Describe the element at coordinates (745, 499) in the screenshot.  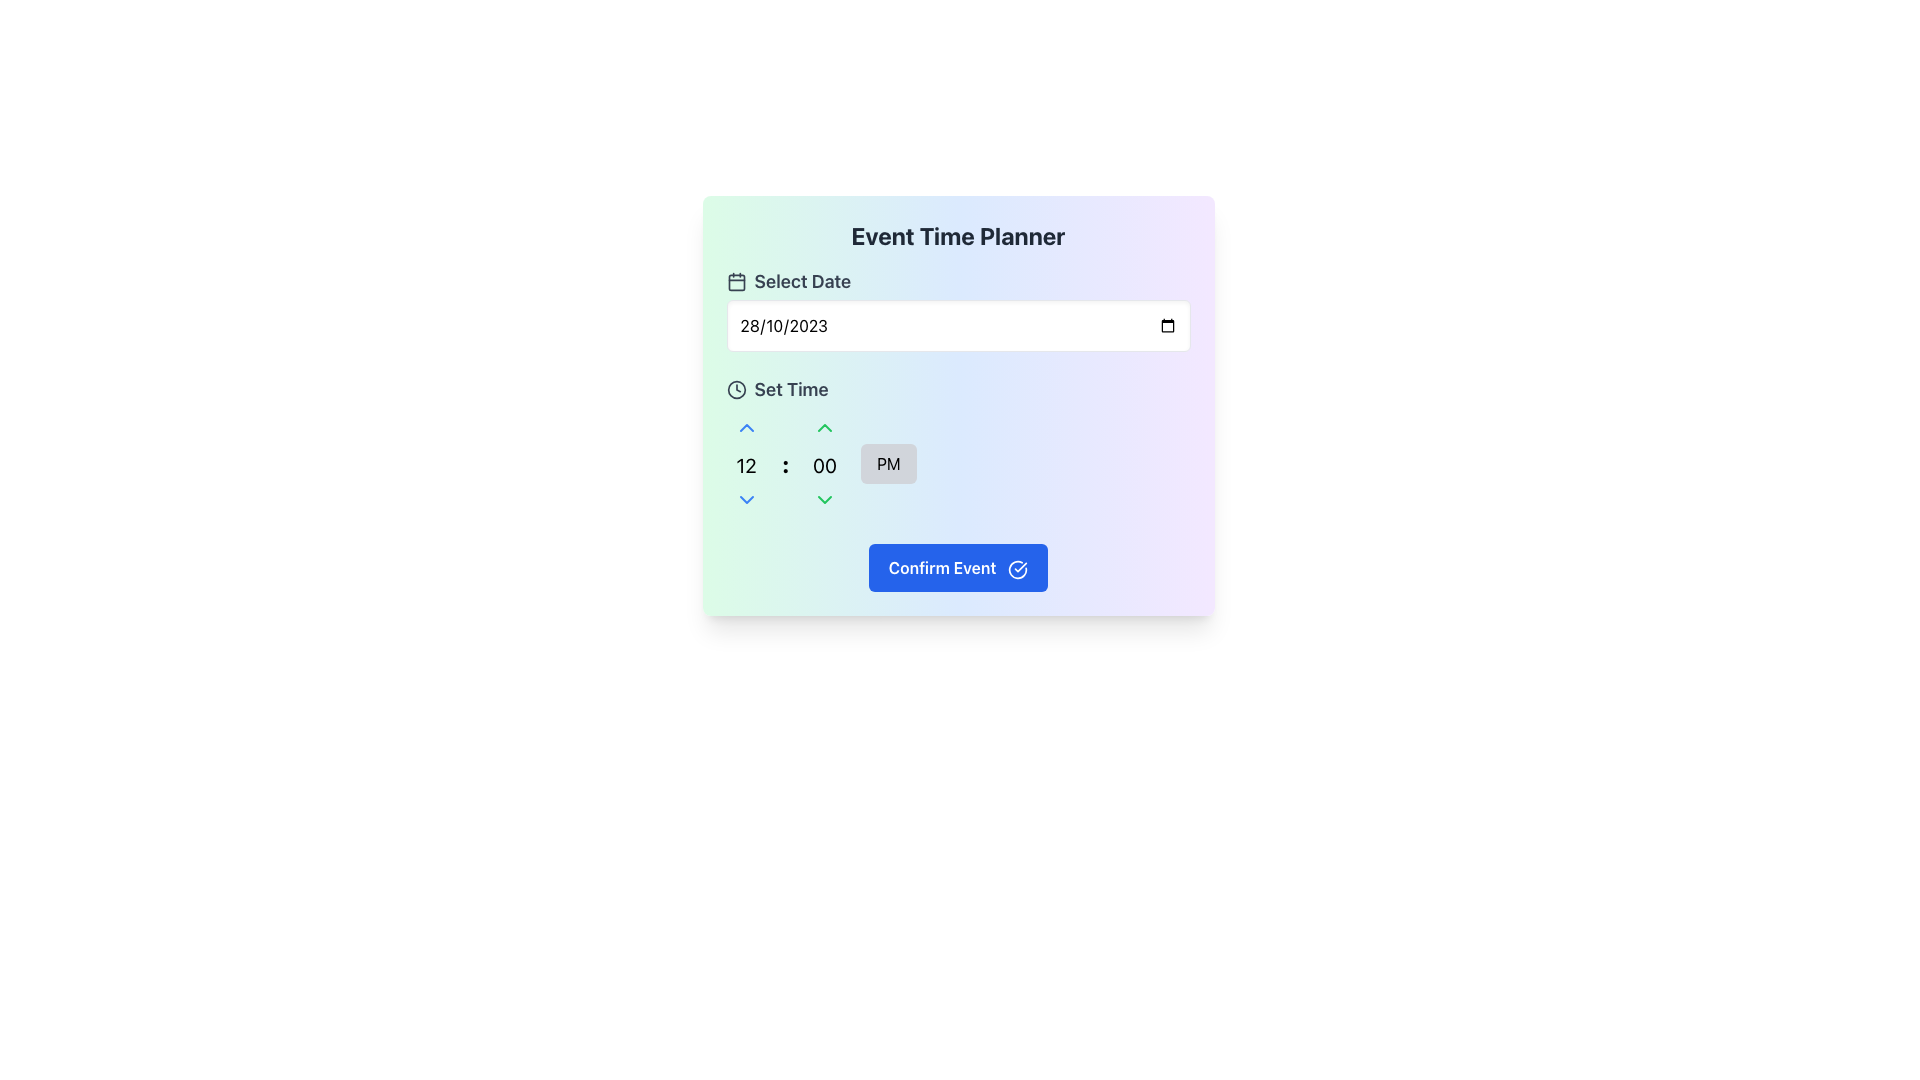
I see `the button located below the numeral '12' in the 'Set Time' section` at that location.